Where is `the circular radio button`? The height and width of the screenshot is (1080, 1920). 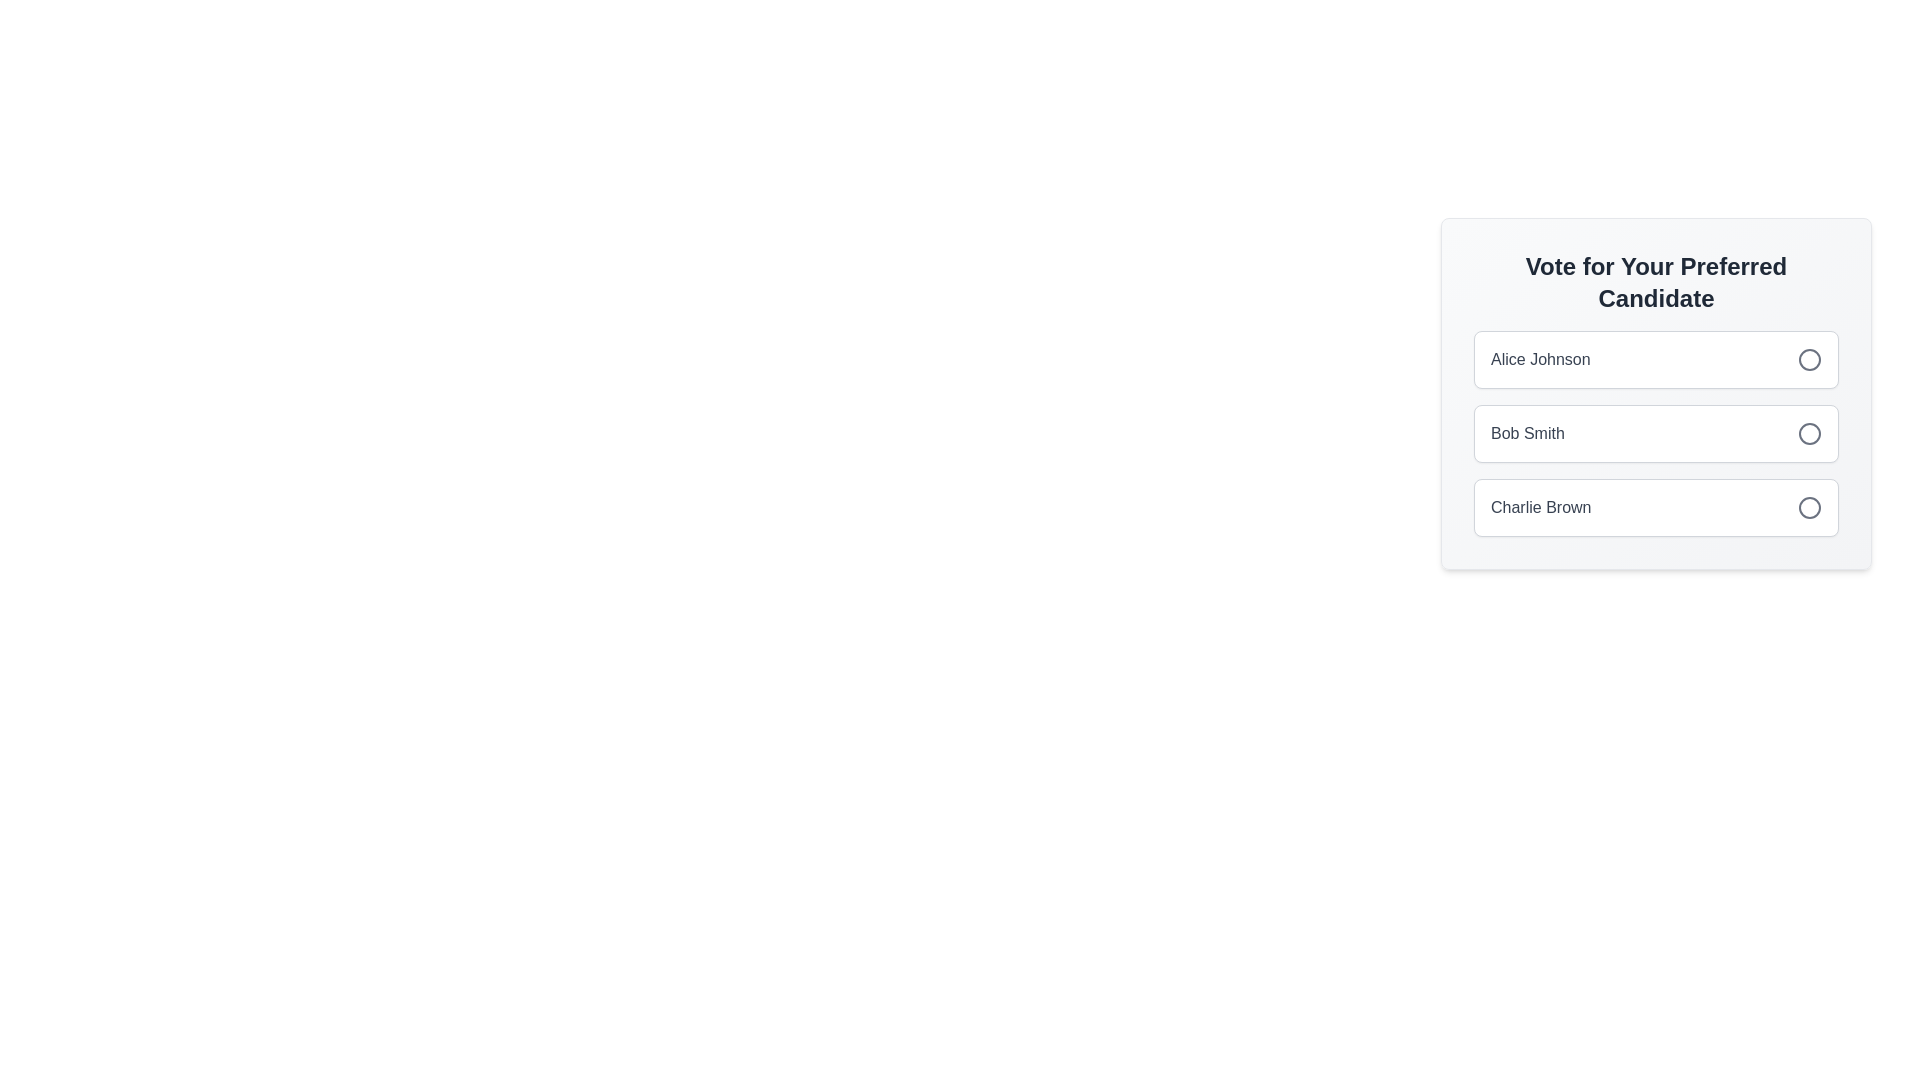 the circular radio button is located at coordinates (1656, 358).